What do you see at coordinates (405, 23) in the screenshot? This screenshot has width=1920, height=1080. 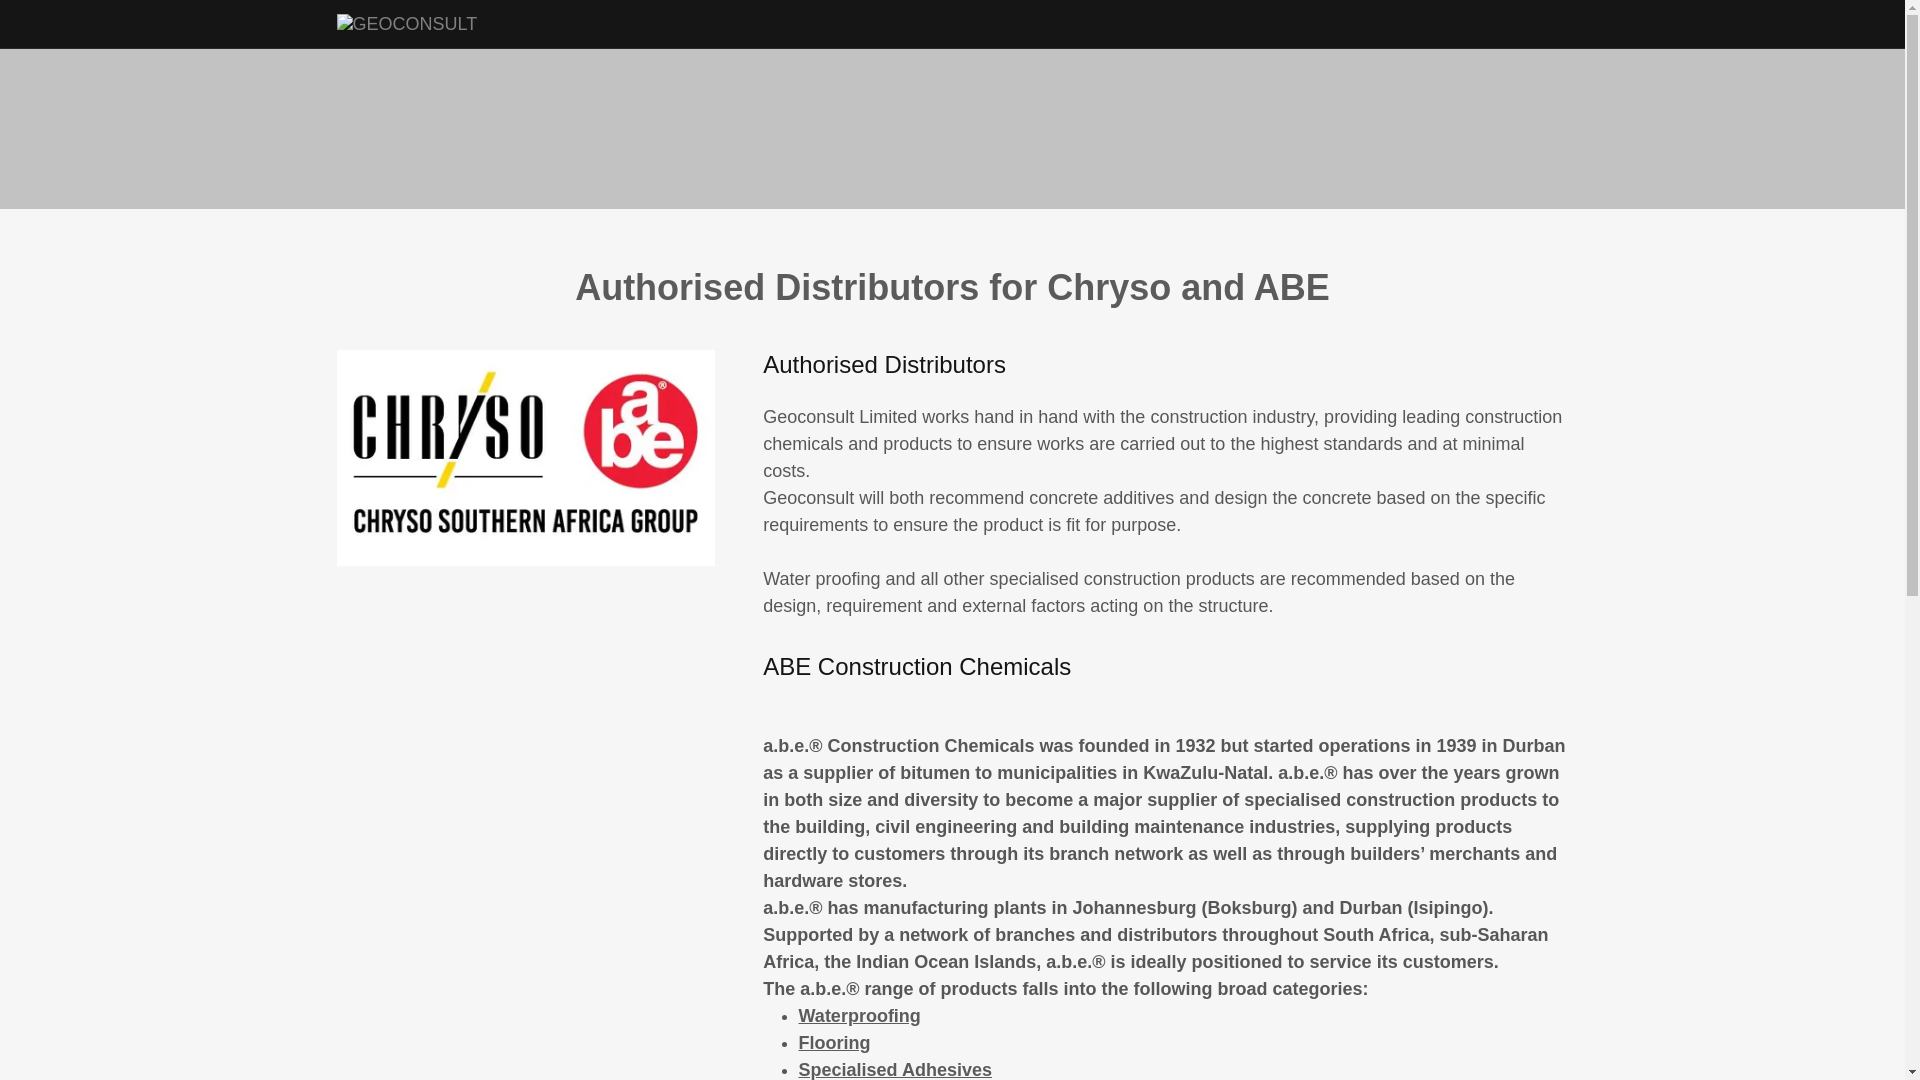 I see `'GEOCONSULT'` at bounding box center [405, 23].